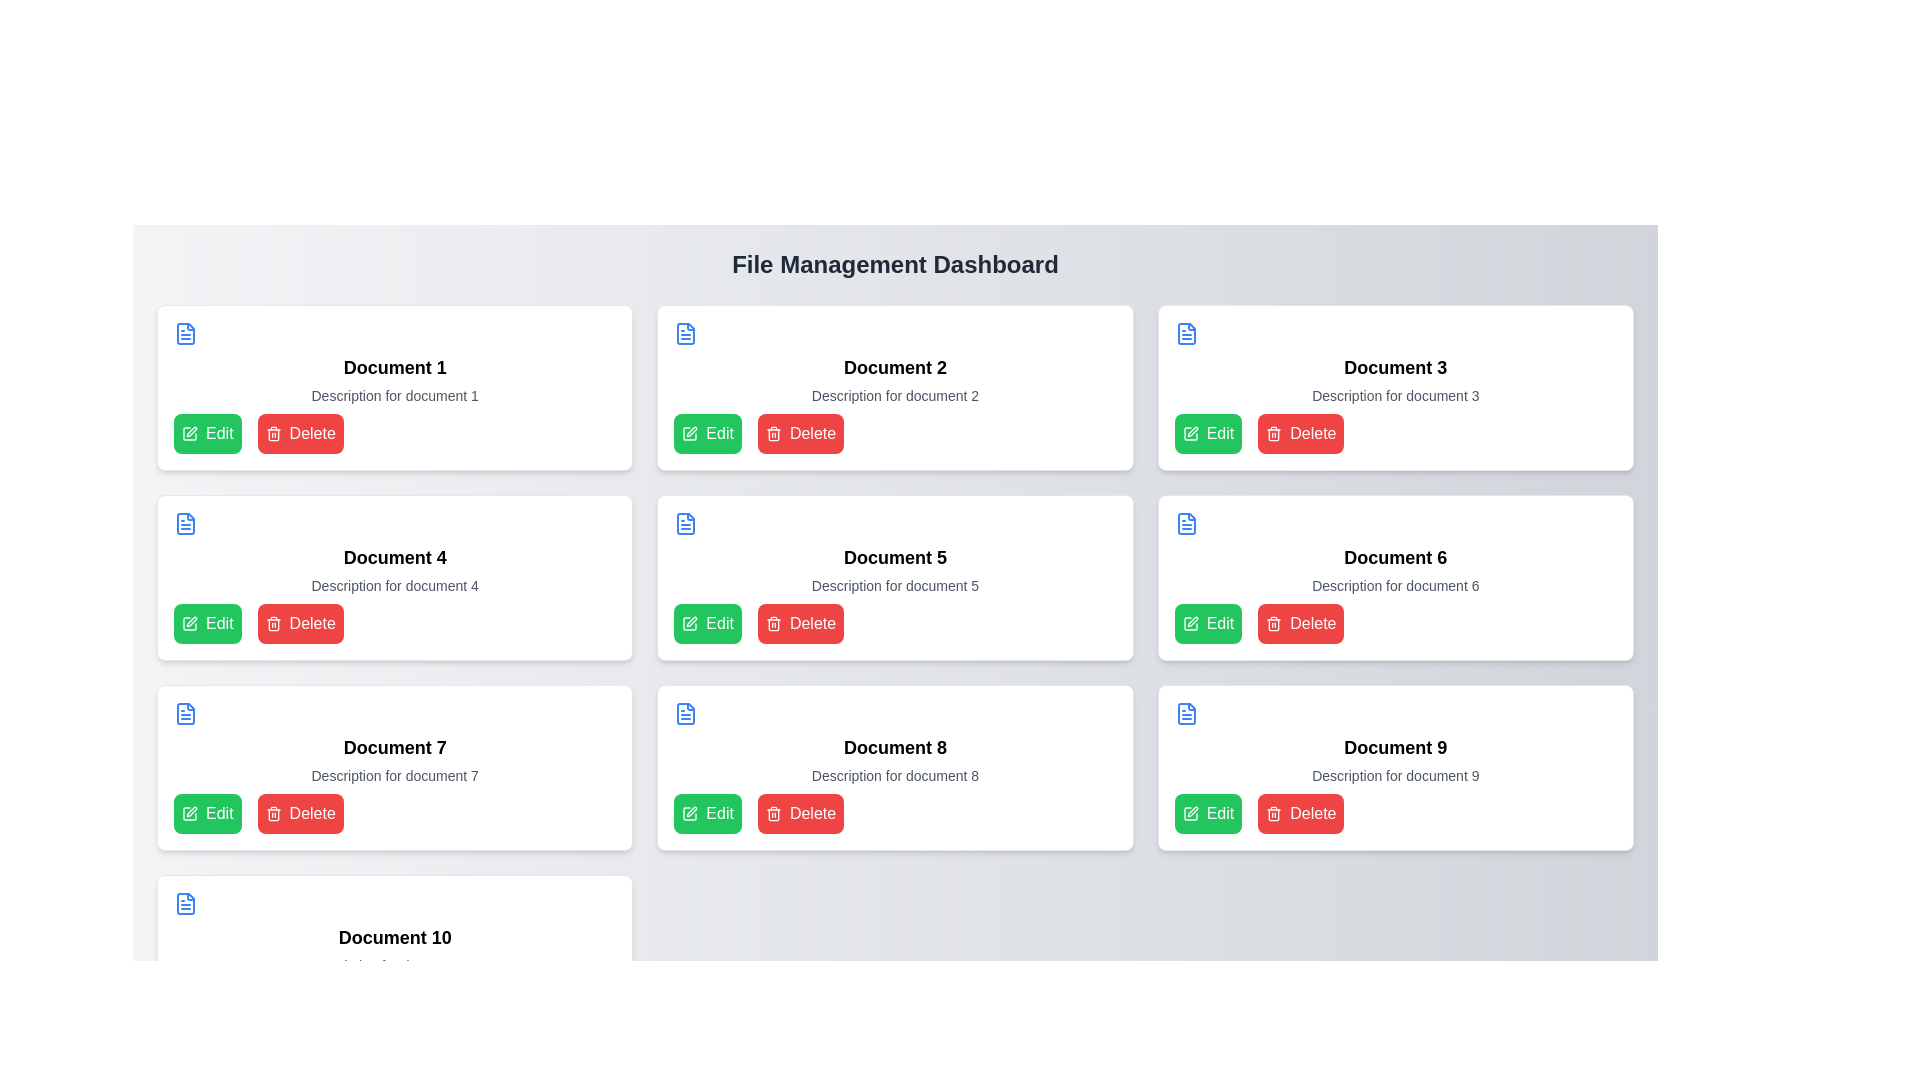  Describe the element at coordinates (299, 1003) in the screenshot. I see `the red 'Delete' button with a trash can icon located in the bottom portion of the 'Document 10' card` at that location.